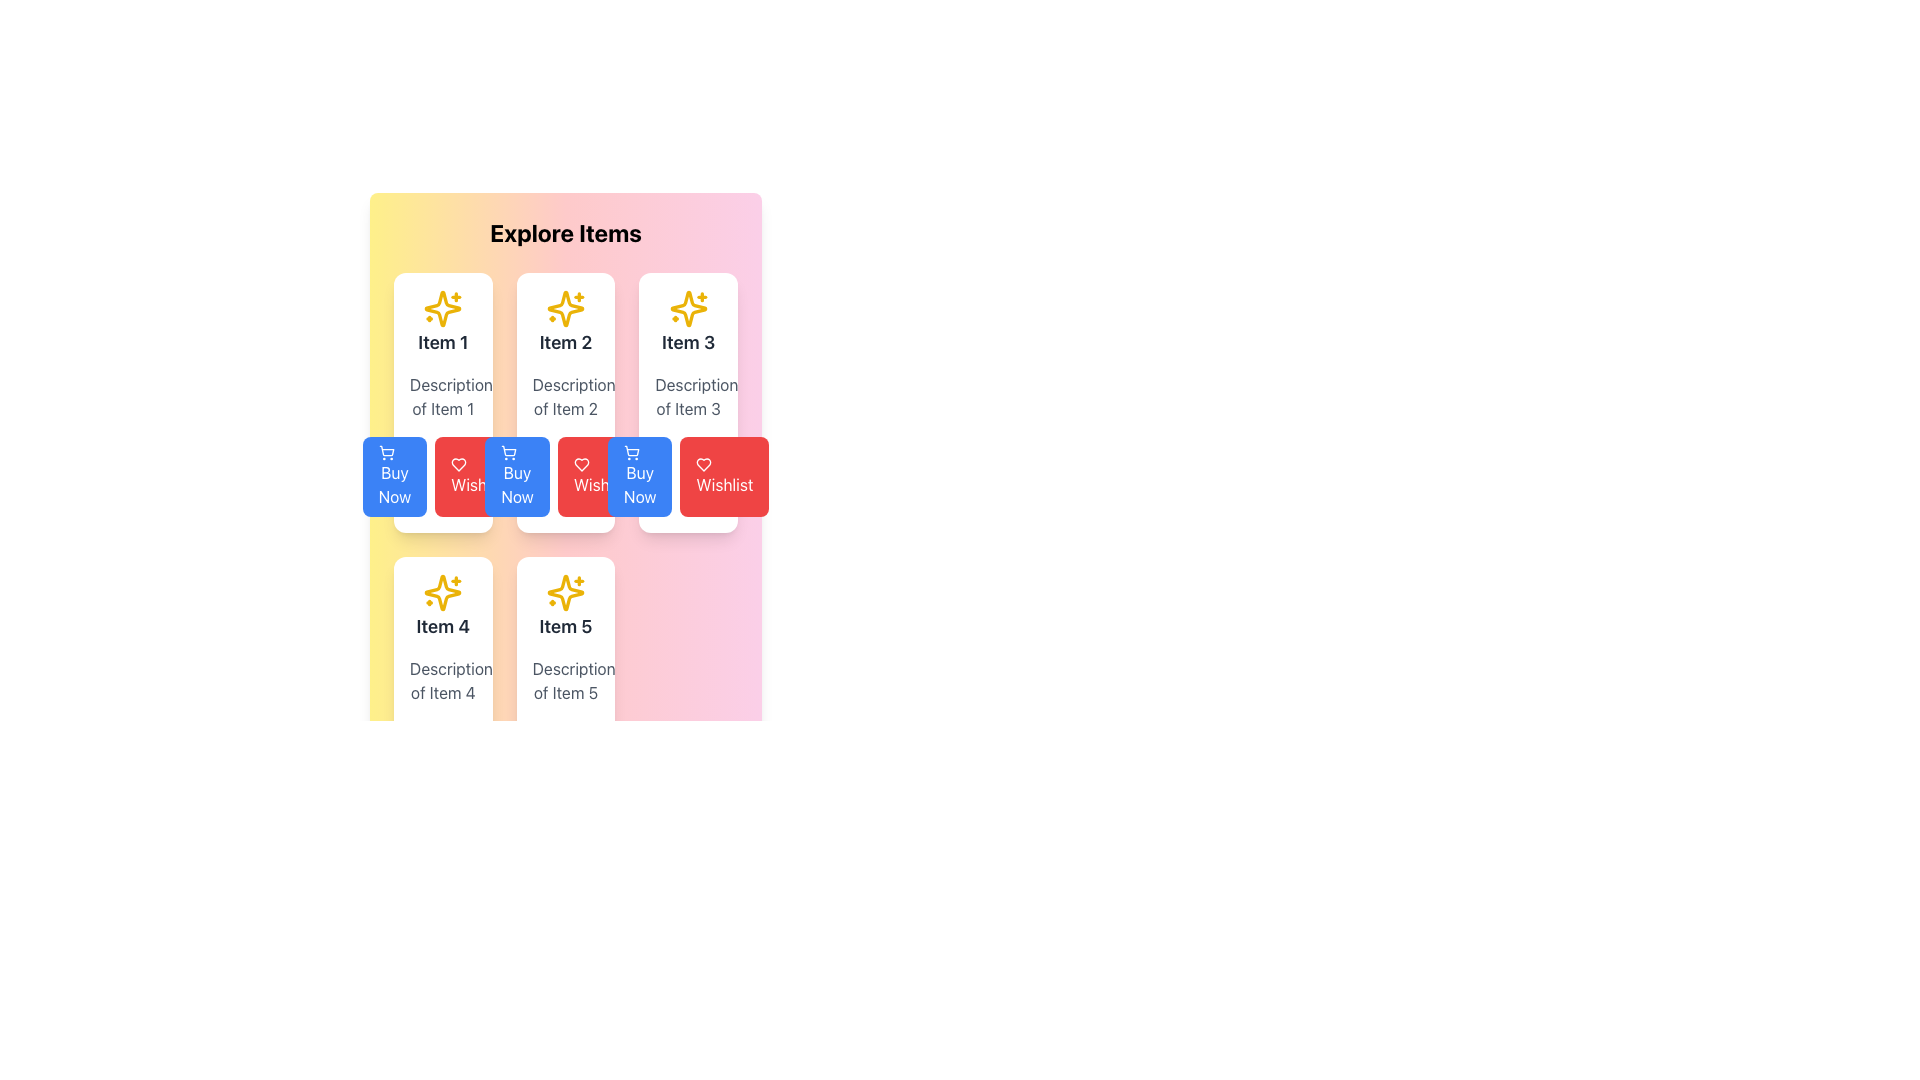  What do you see at coordinates (442, 308) in the screenshot?
I see `the sparkles-shaped Decorative SVG Icon, which is bright yellow and located at the top section of the card labeled 'Item 1' in the grid layout` at bounding box center [442, 308].